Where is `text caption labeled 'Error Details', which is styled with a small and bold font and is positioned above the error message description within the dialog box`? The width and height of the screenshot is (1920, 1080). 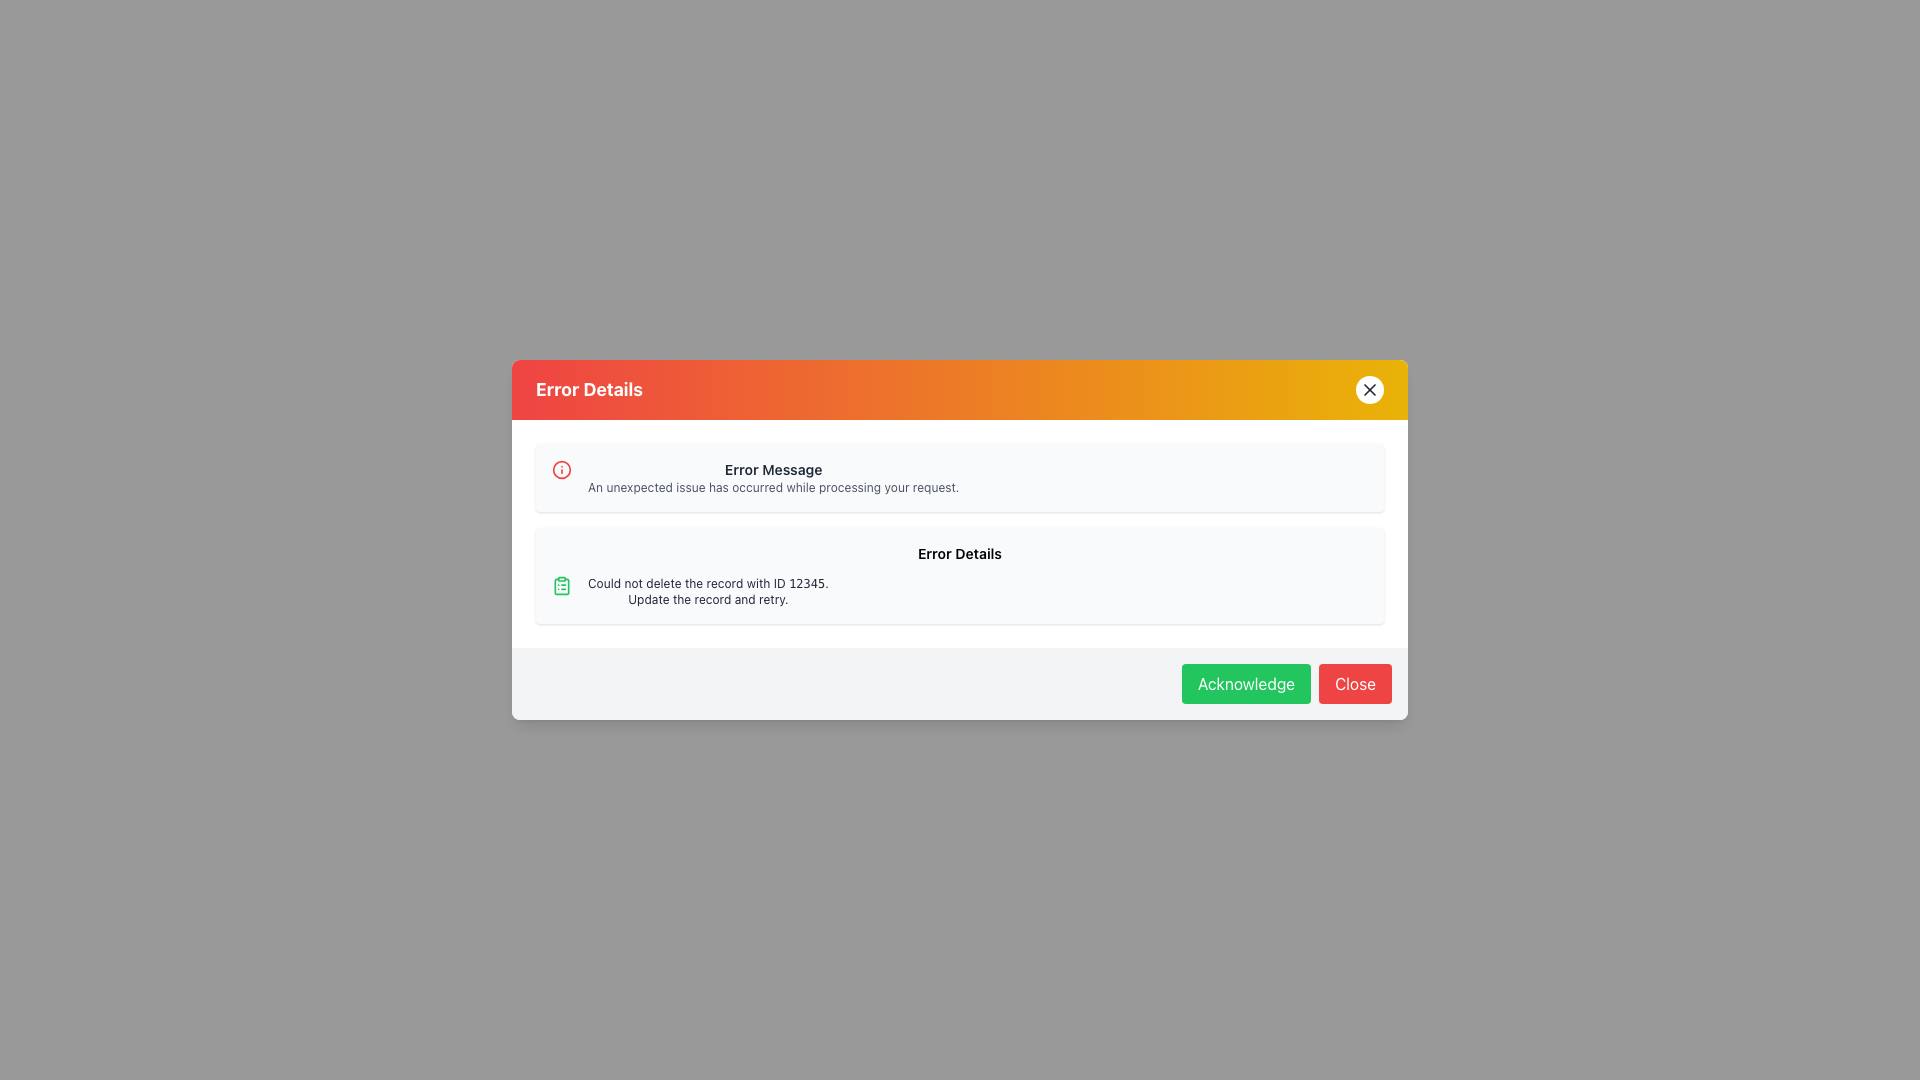 text caption labeled 'Error Details', which is styled with a small and bold font and is positioned above the error message description within the dialog box is located at coordinates (960, 554).